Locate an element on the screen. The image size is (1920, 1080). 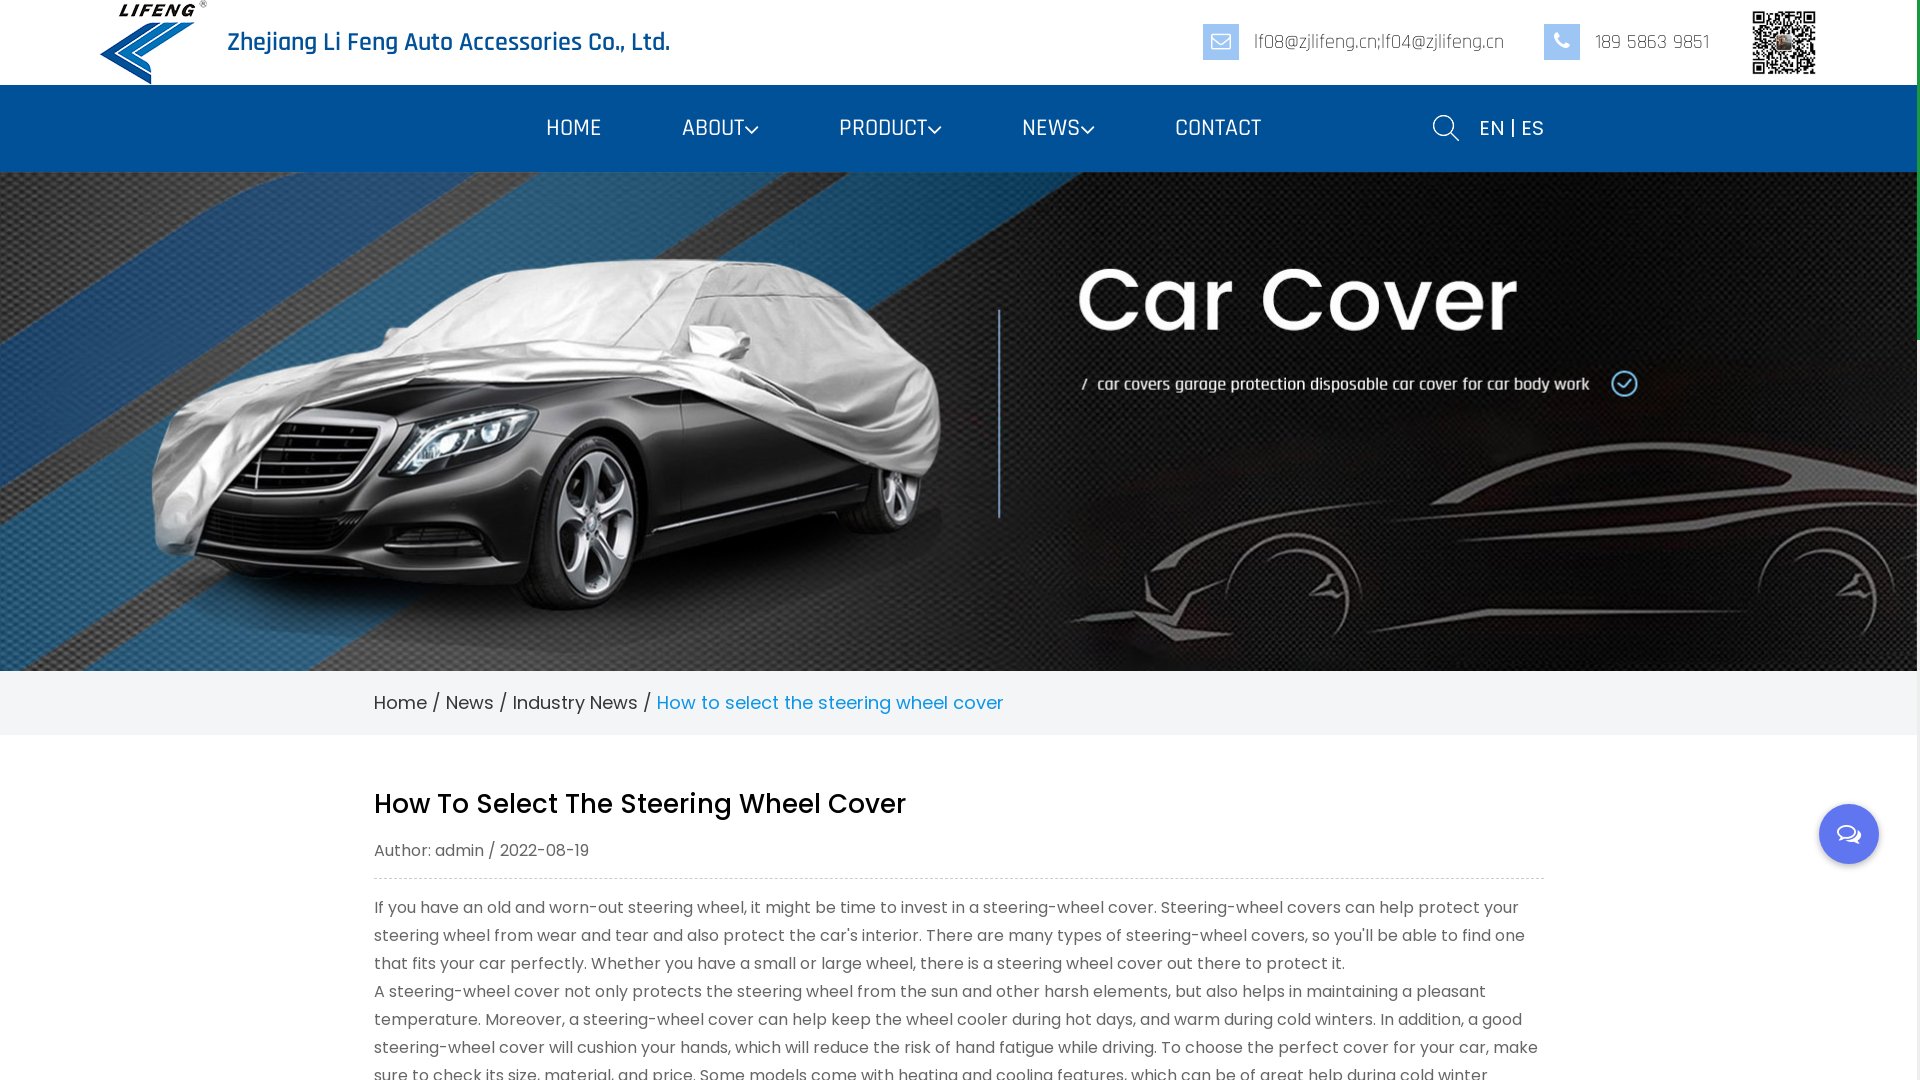
'News' is located at coordinates (469, 701).